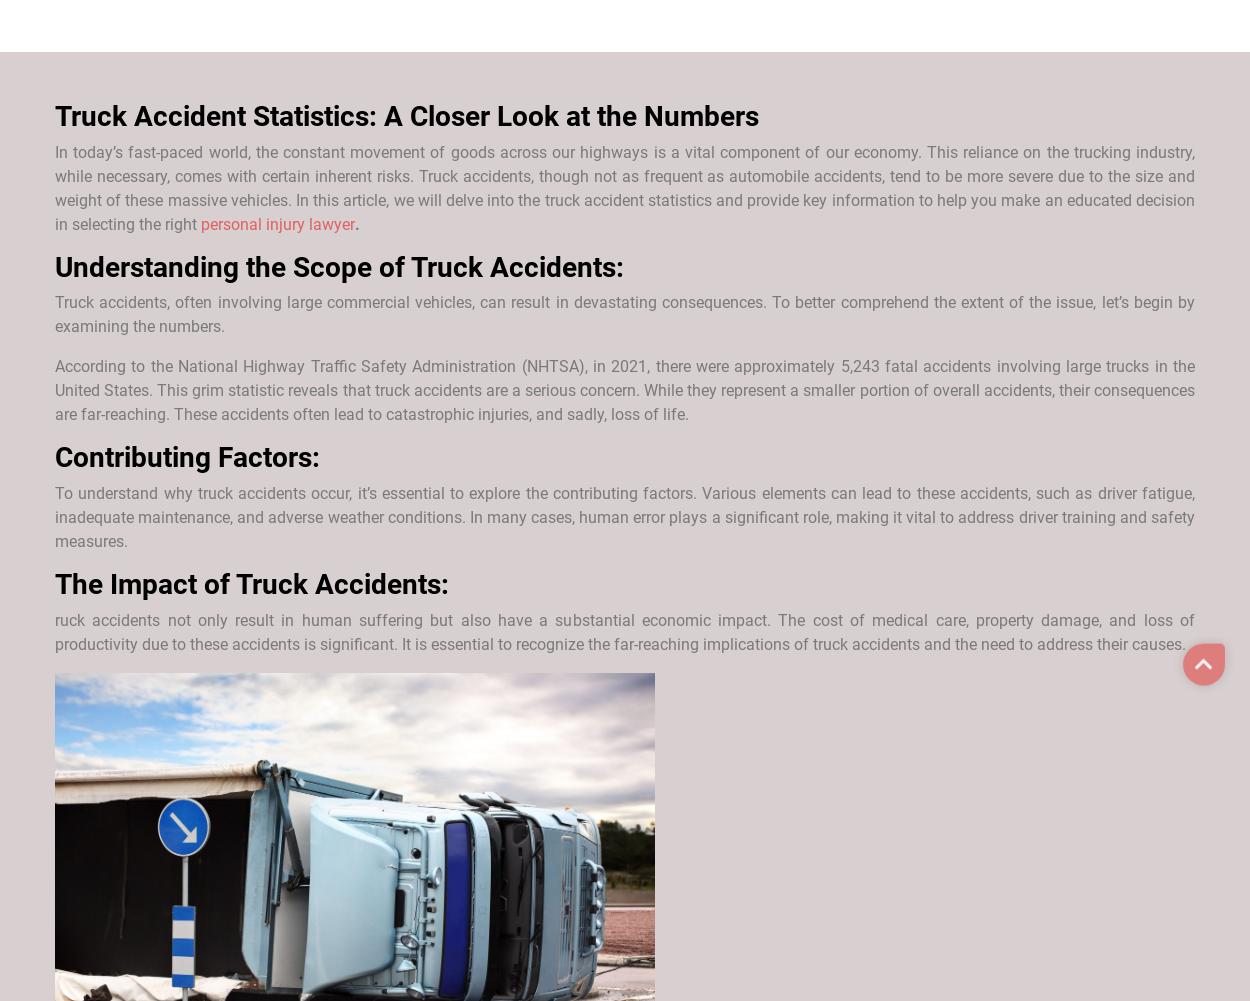 Image resolution: width=1250 pixels, height=1001 pixels. Describe the element at coordinates (625, 389) in the screenshot. I see `'According to the National Highway Traffic Safety Administration (NHTSA), in 2021, there were approximately 5,243 fatal accidents involving large trucks in the United States. This grim statistic reveals that truck accidents are a serious concern. While they represent a smaller portion of overall accidents, their consequences are far-reaching. These accidents often lead to catastrophic injuries, and sadly, loss of life.'` at that location.